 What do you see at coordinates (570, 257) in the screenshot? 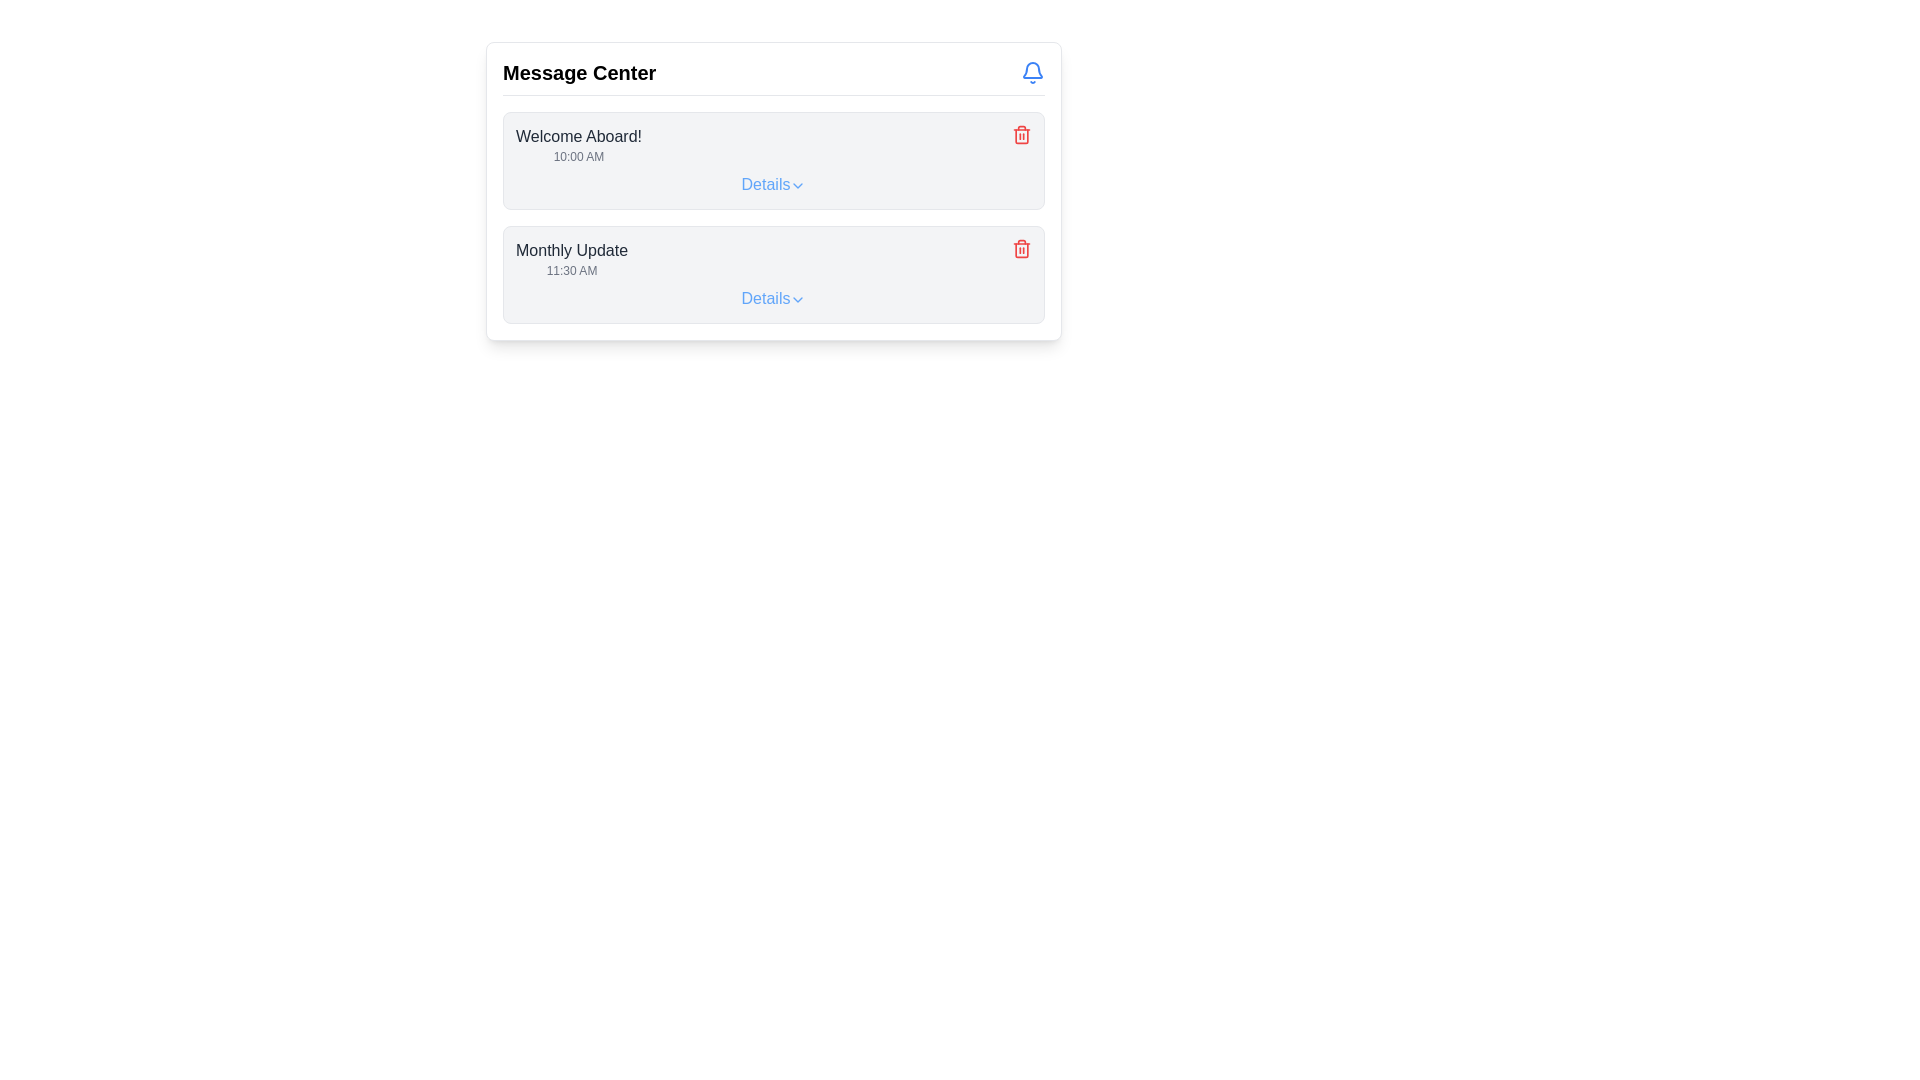
I see `the Text Label displaying 'Monthly Update' and '11:30 AM', which is the second card in the vertical list under 'Message Center'` at bounding box center [570, 257].